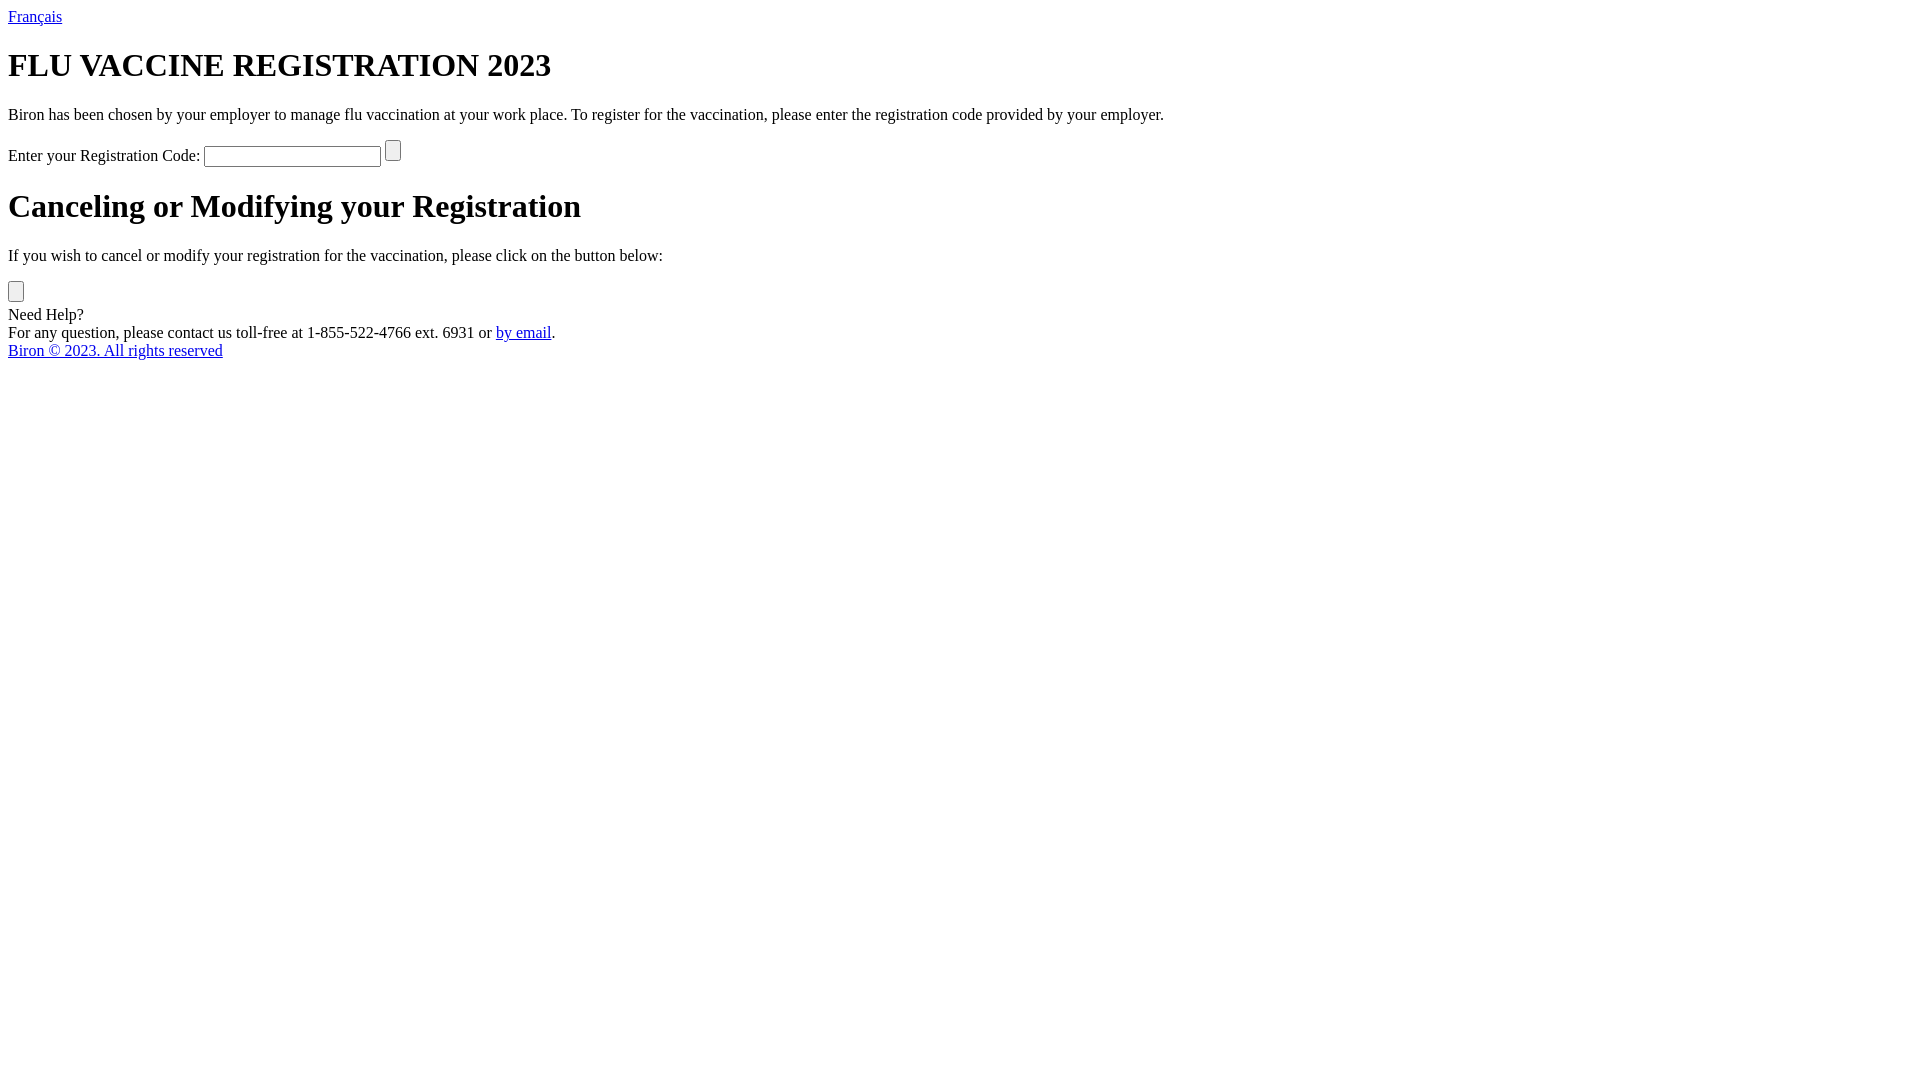 Image resolution: width=1920 pixels, height=1080 pixels. I want to click on 'by email', so click(523, 331).